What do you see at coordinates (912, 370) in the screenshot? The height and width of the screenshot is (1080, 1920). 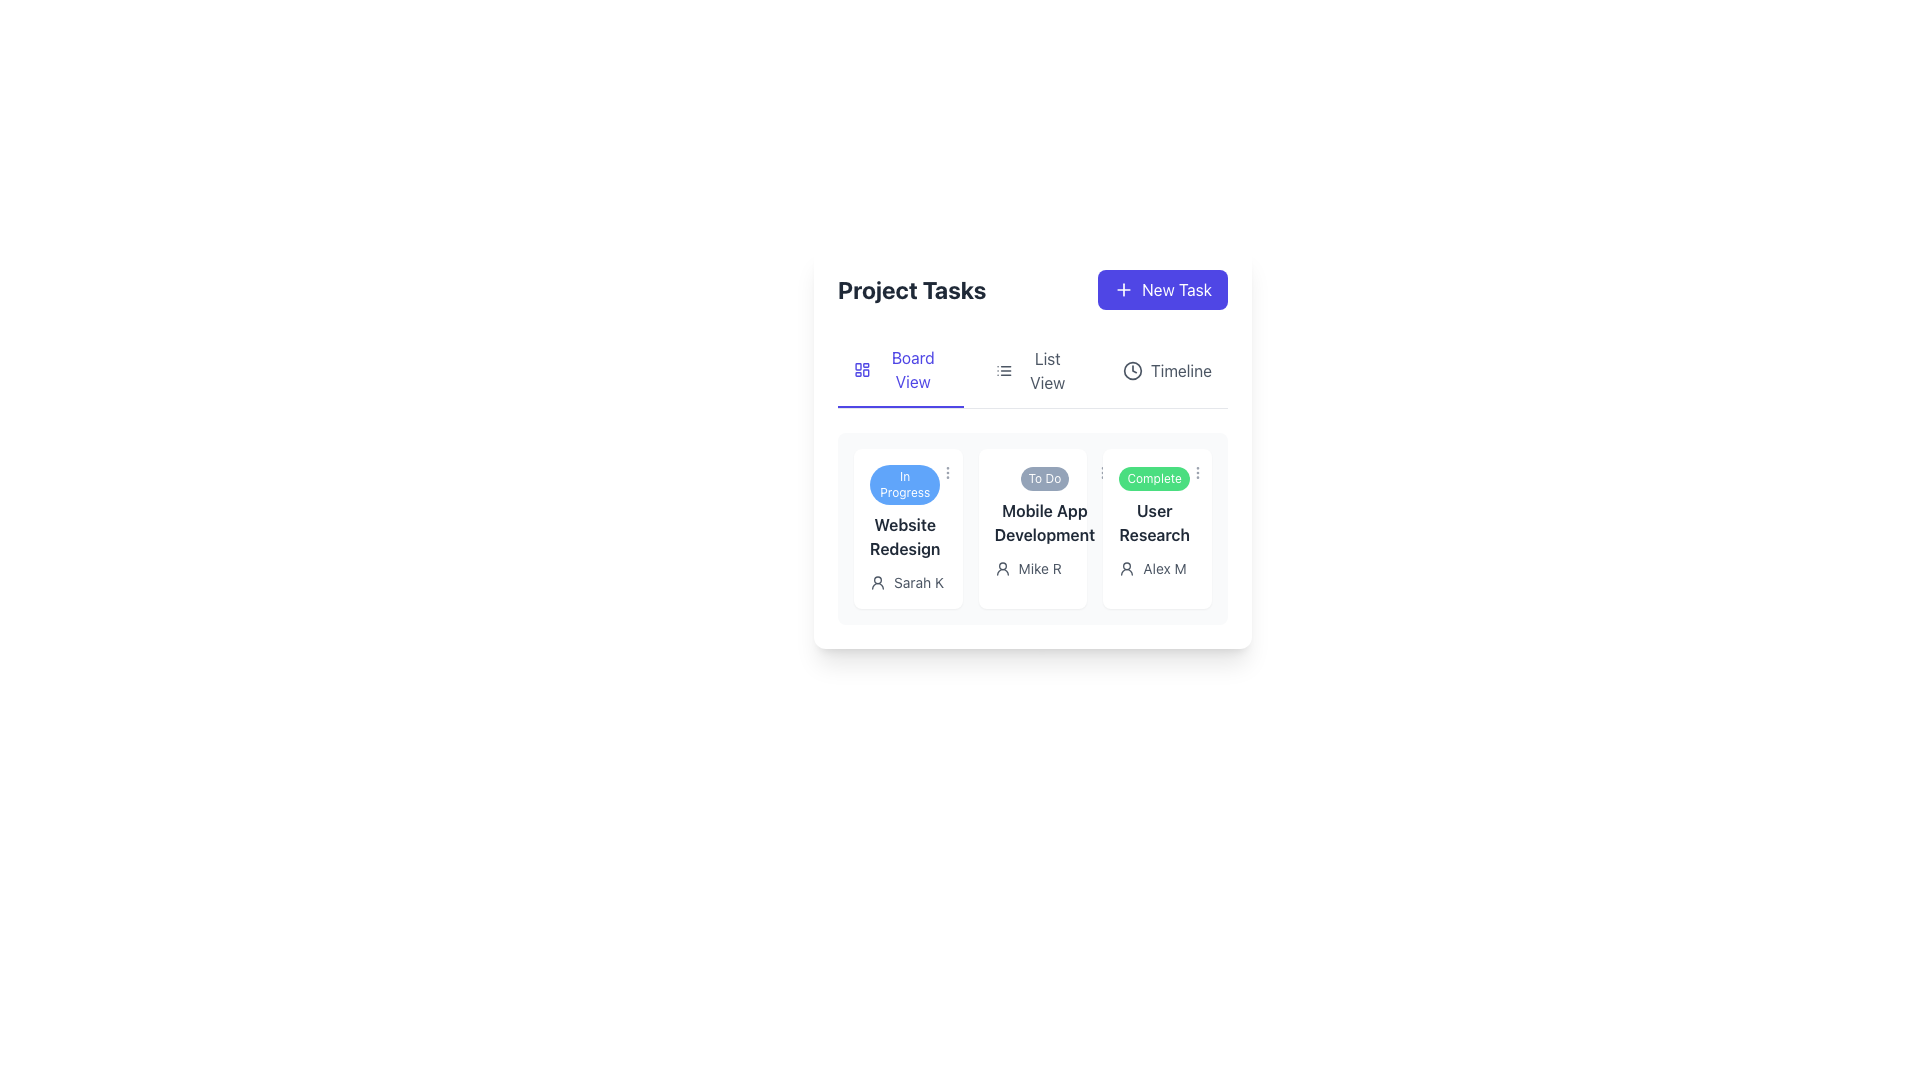 I see `the 'Board View' text label, which indicates or switches to the board display mode, located near the 'List View' and 'Timeline' options` at bounding box center [912, 370].